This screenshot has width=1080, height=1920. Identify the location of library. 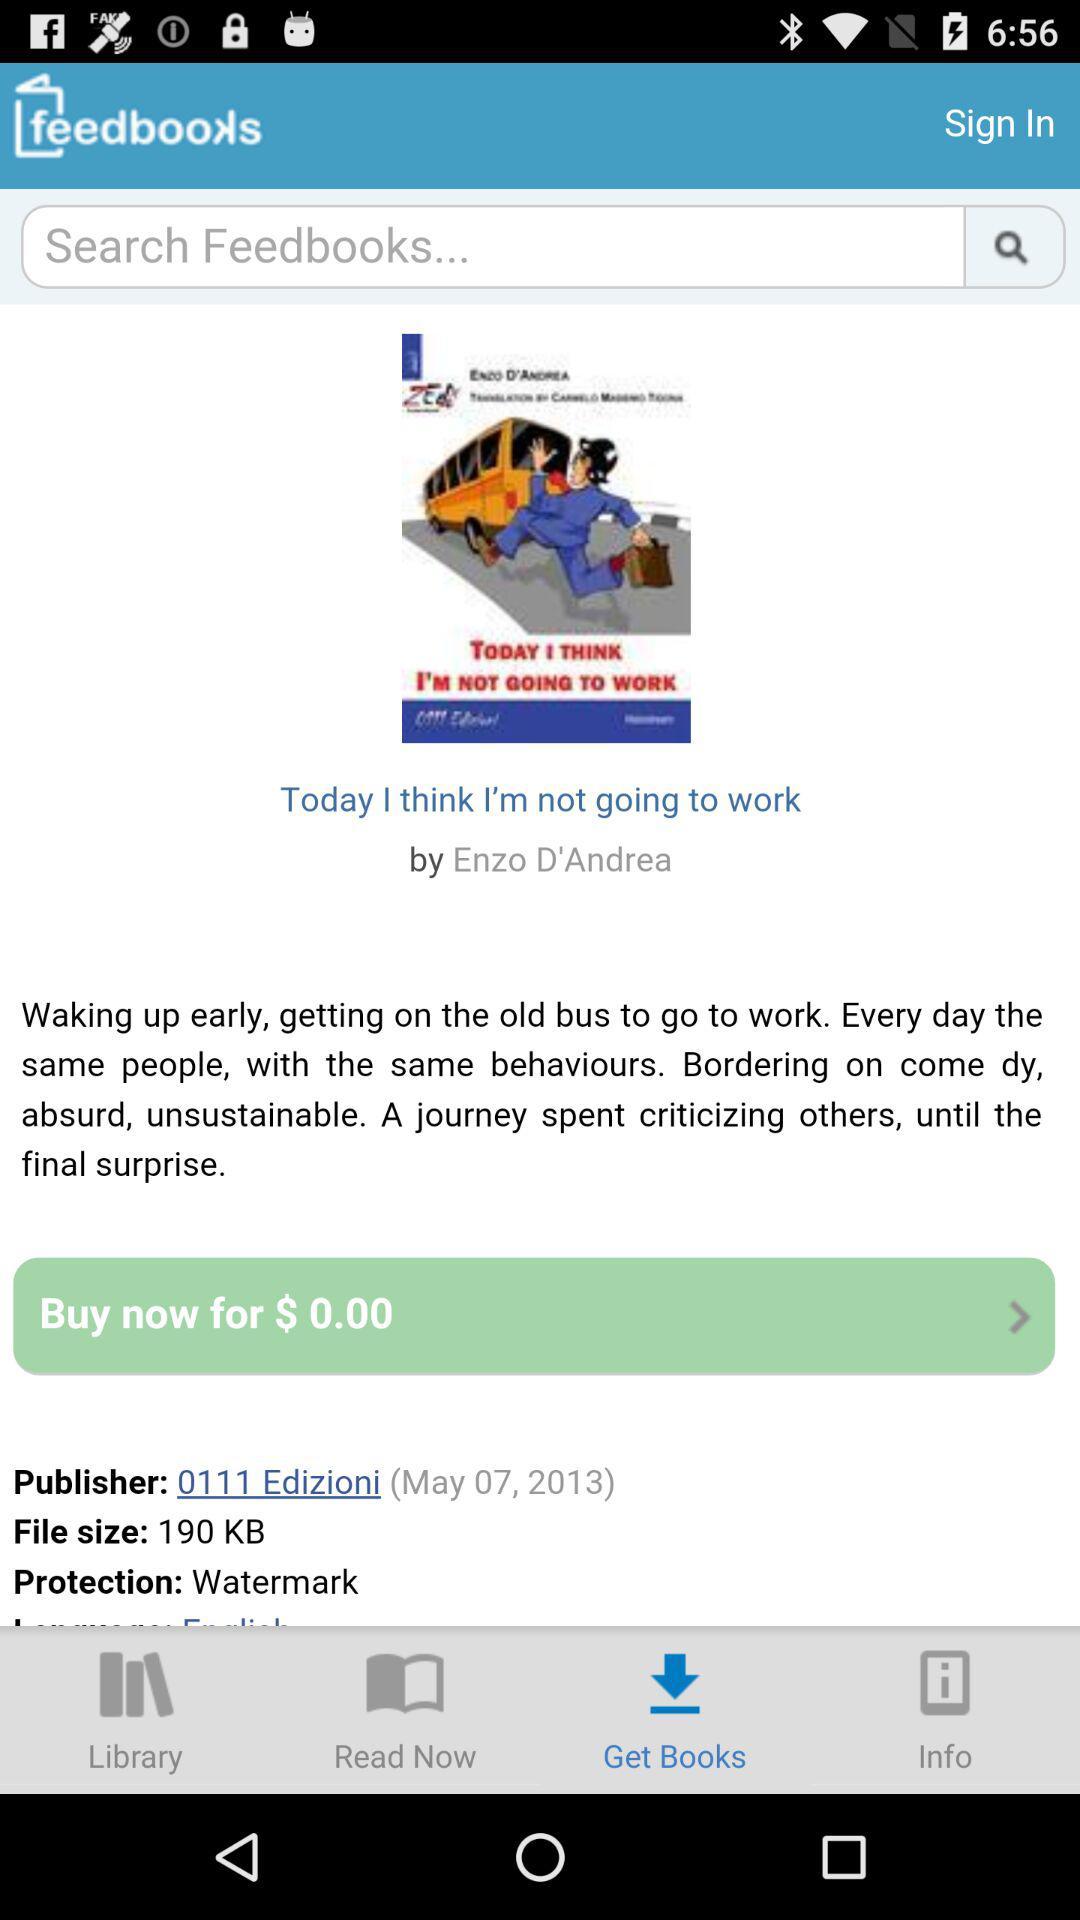
(135, 1708).